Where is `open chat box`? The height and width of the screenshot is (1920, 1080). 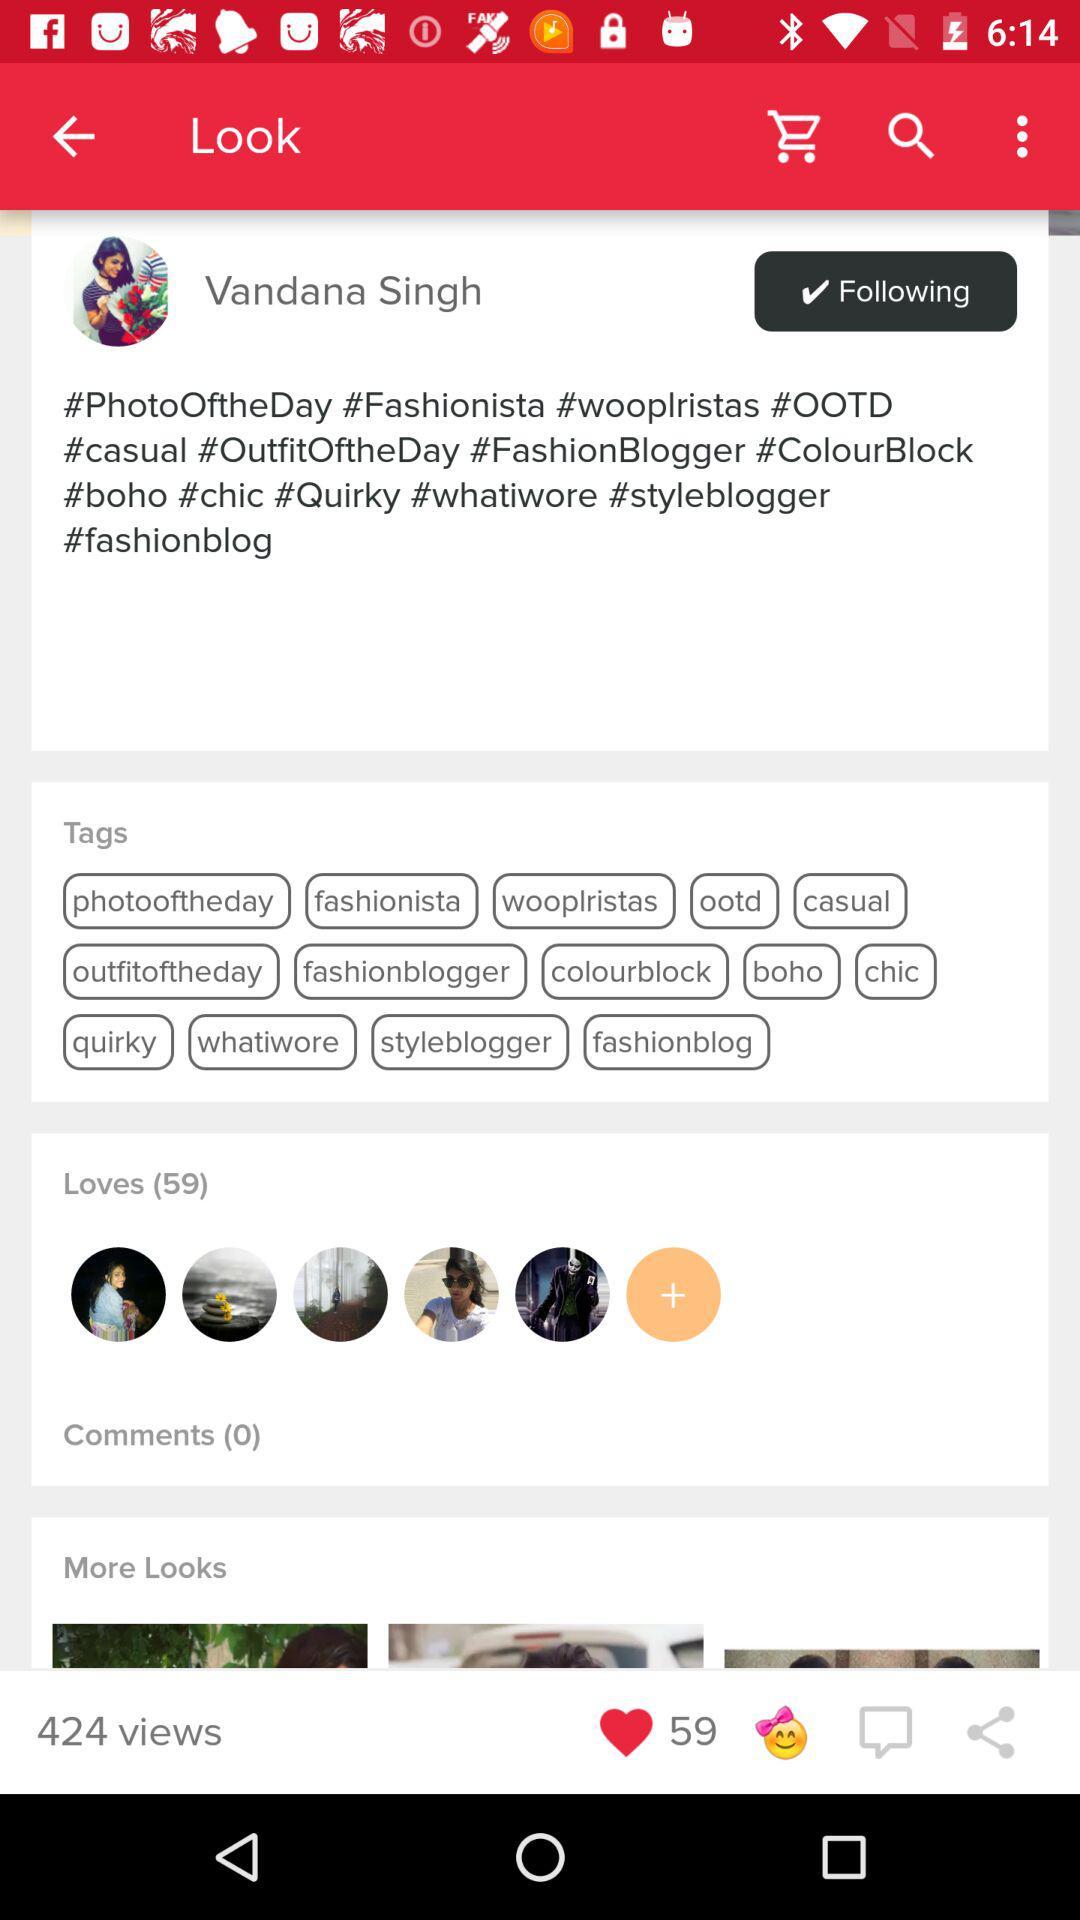
open chat box is located at coordinates (884, 1731).